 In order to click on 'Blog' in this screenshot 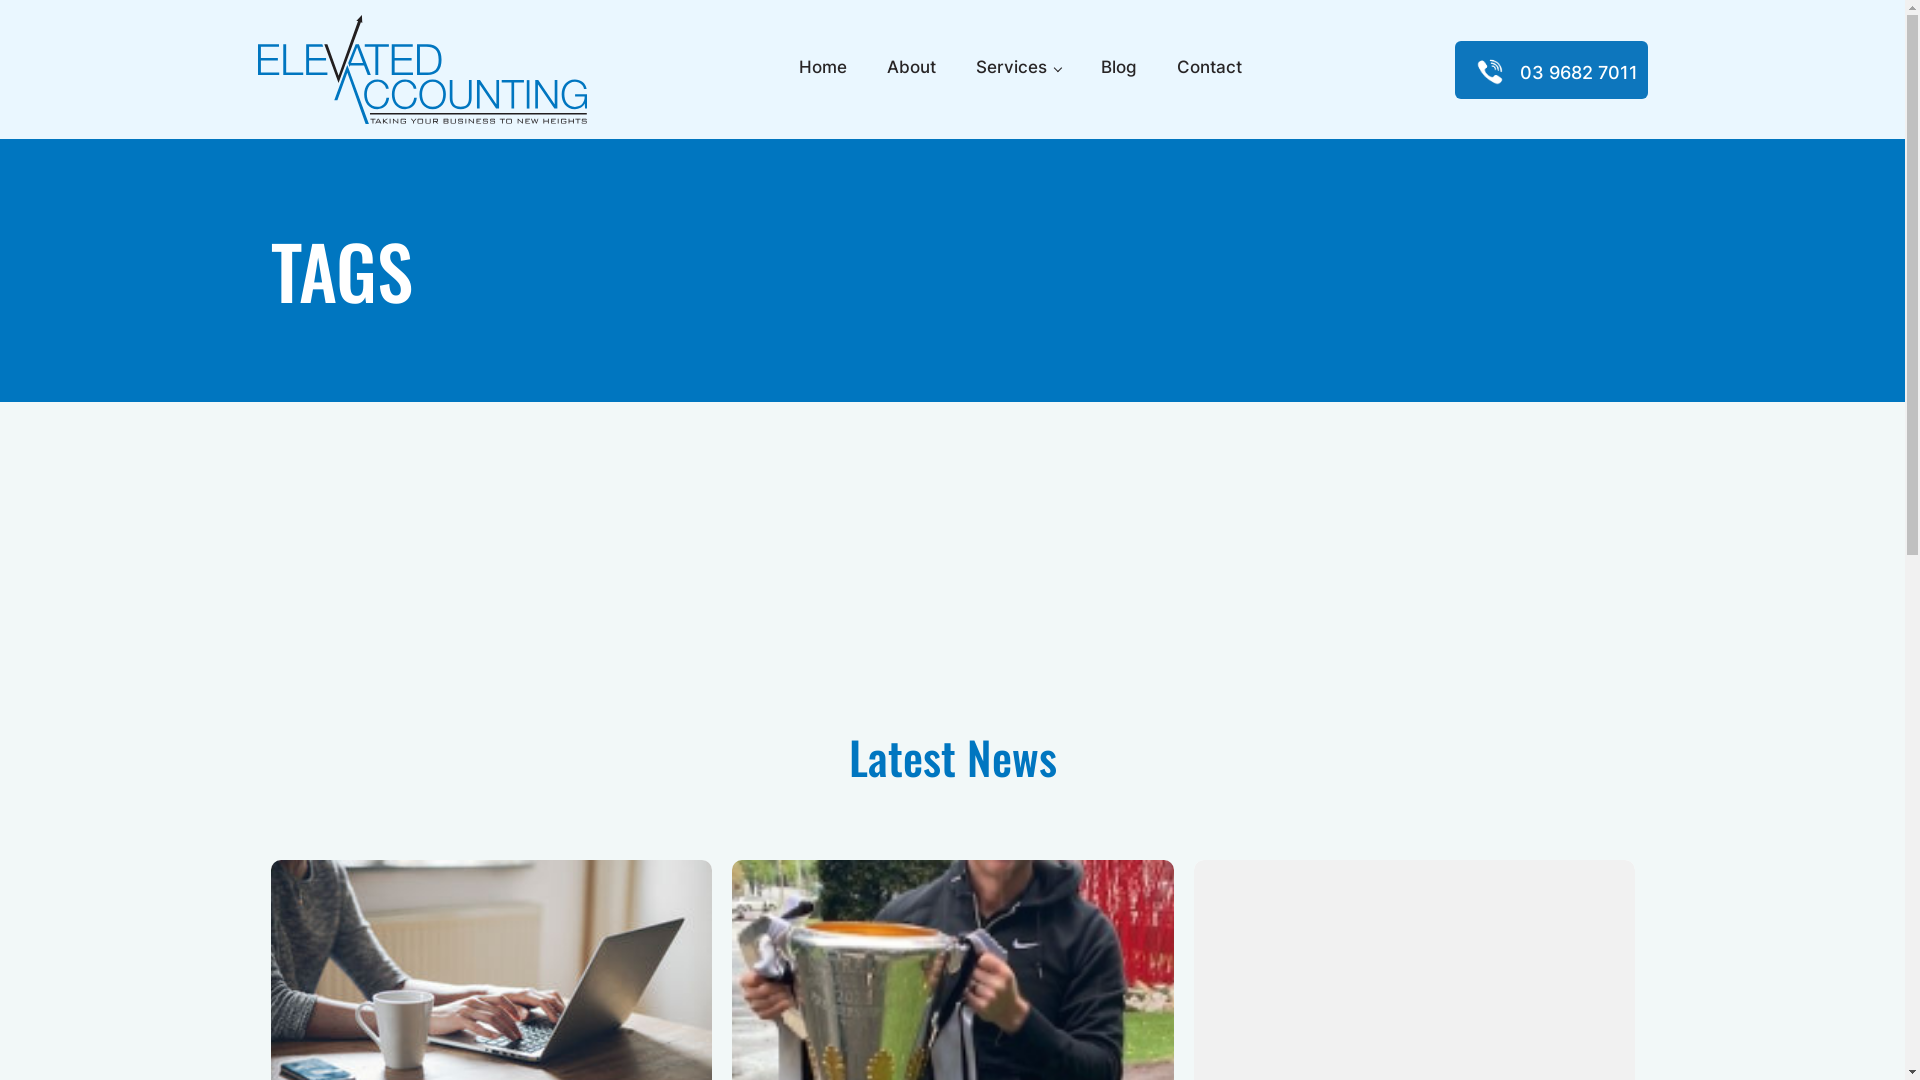, I will do `click(1117, 68)`.